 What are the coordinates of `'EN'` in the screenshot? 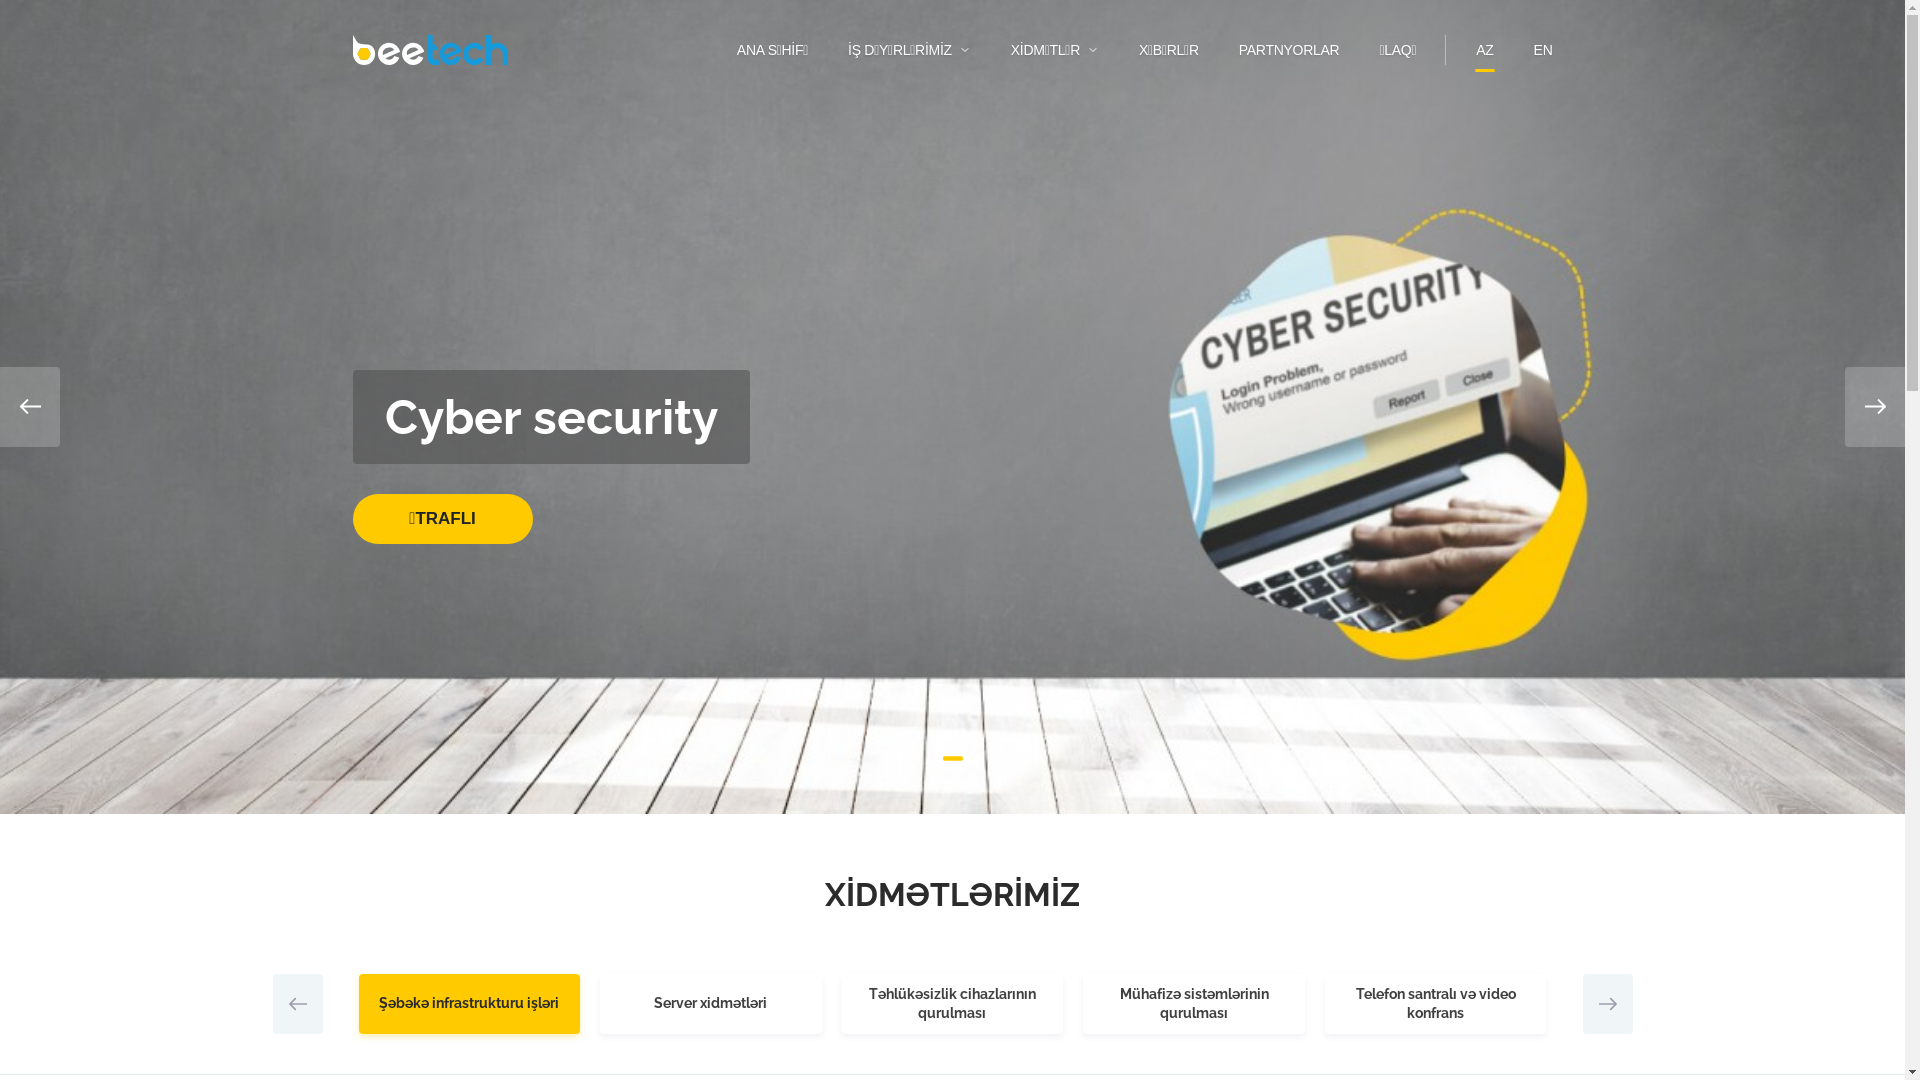 It's located at (1542, 49).